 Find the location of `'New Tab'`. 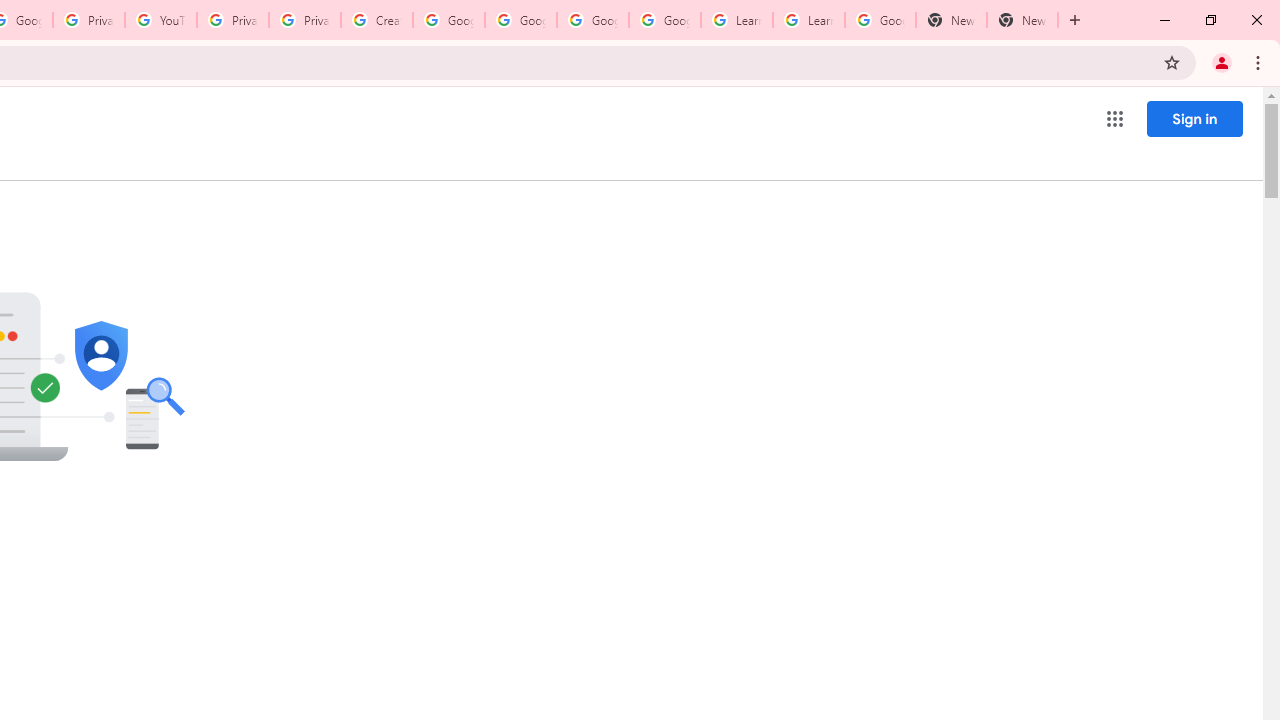

'New Tab' is located at coordinates (950, 20).